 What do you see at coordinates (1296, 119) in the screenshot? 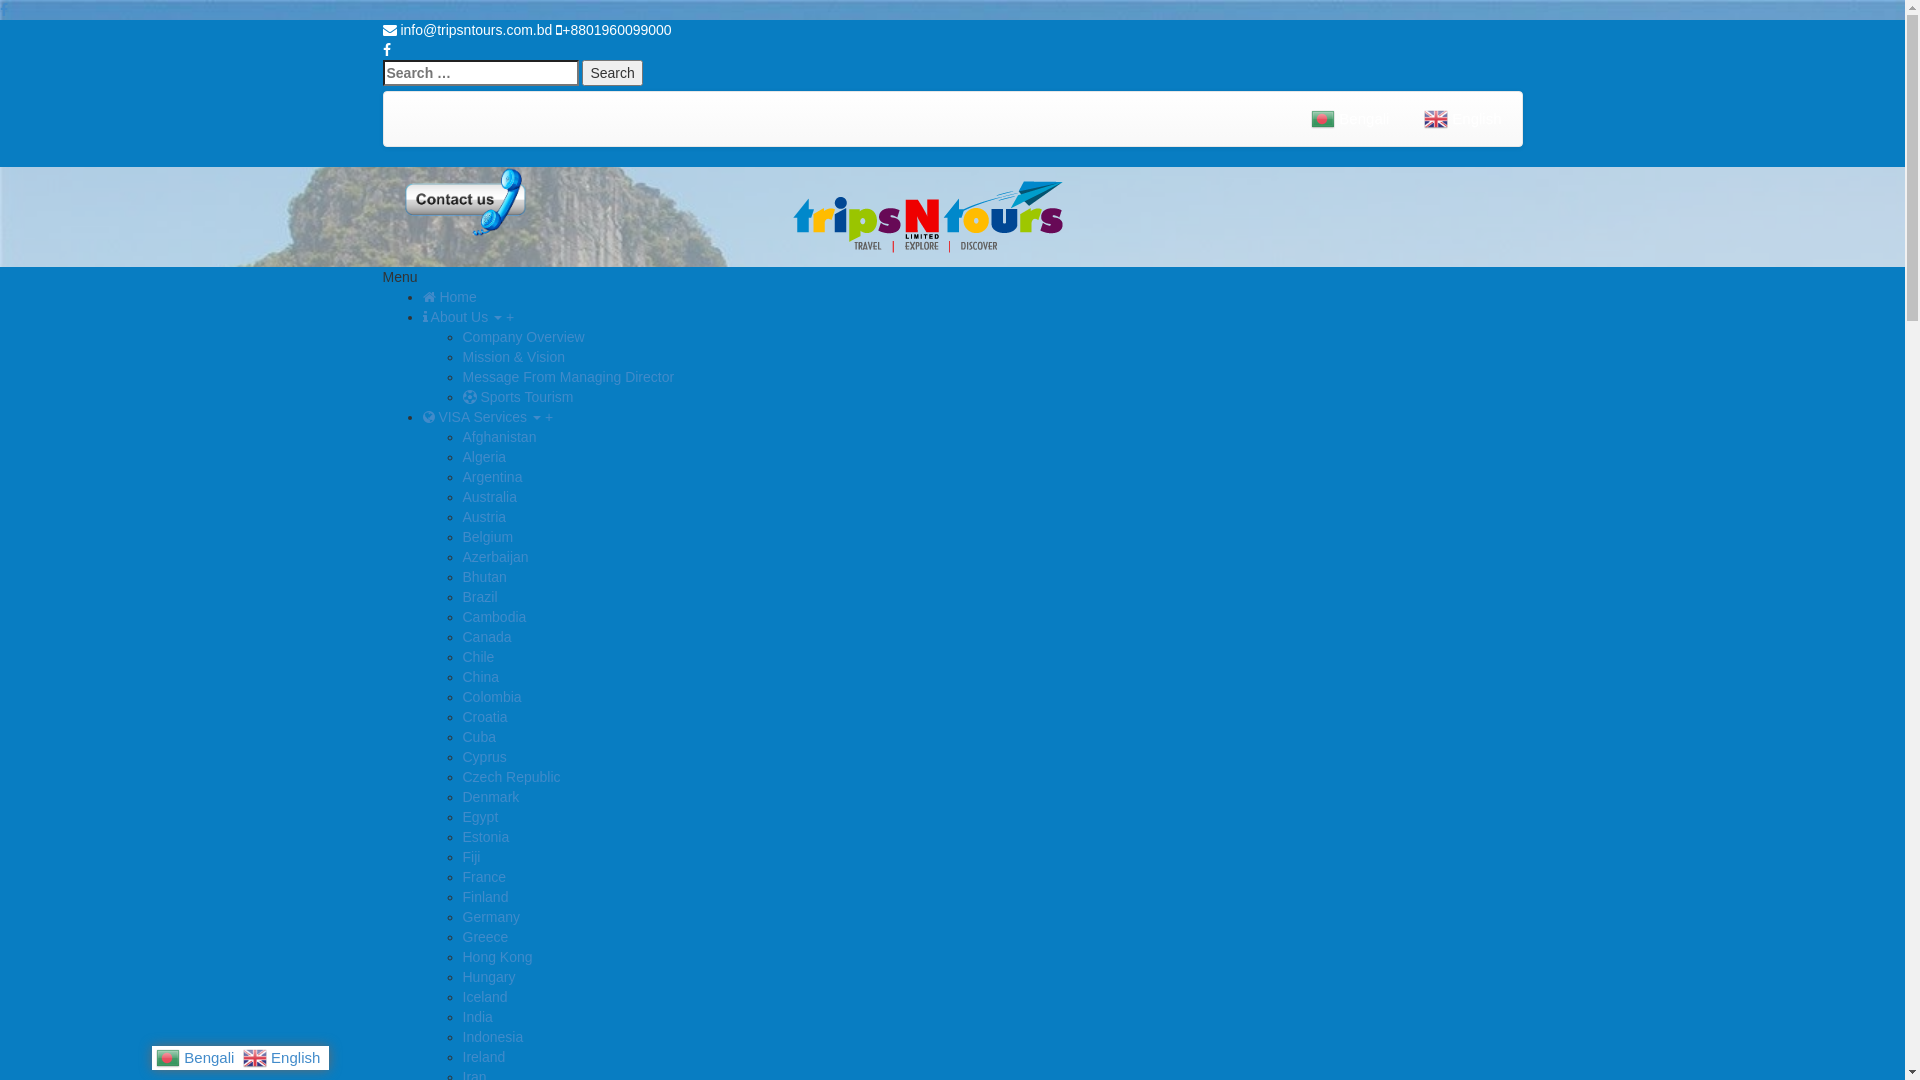
I see `'Bengali'` at bounding box center [1296, 119].